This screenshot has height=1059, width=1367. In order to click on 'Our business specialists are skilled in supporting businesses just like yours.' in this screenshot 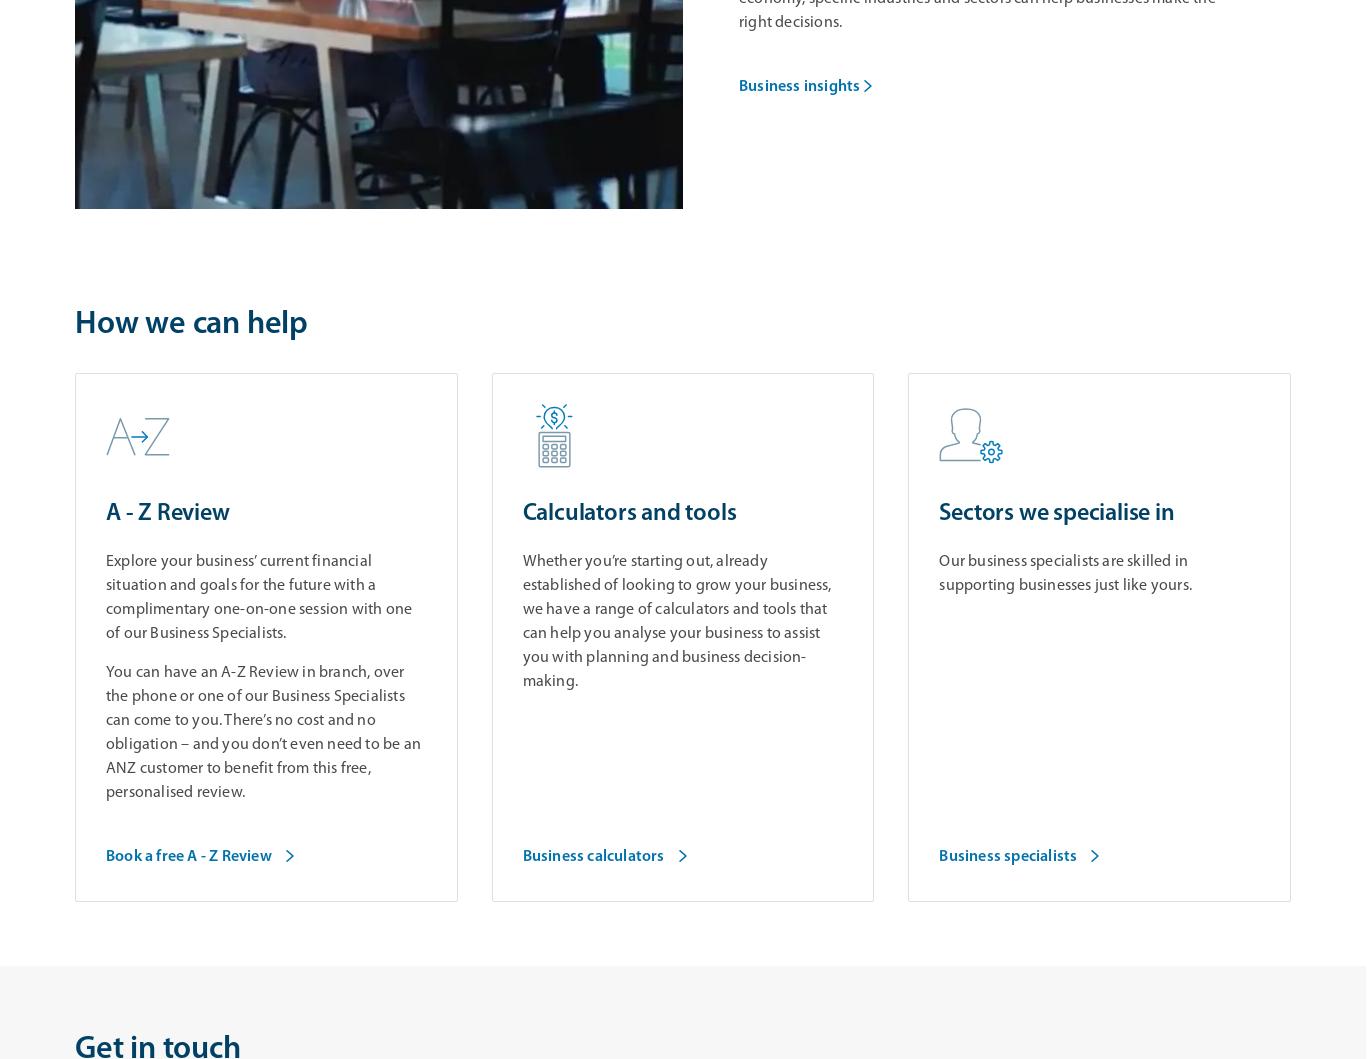, I will do `click(1064, 572)`.